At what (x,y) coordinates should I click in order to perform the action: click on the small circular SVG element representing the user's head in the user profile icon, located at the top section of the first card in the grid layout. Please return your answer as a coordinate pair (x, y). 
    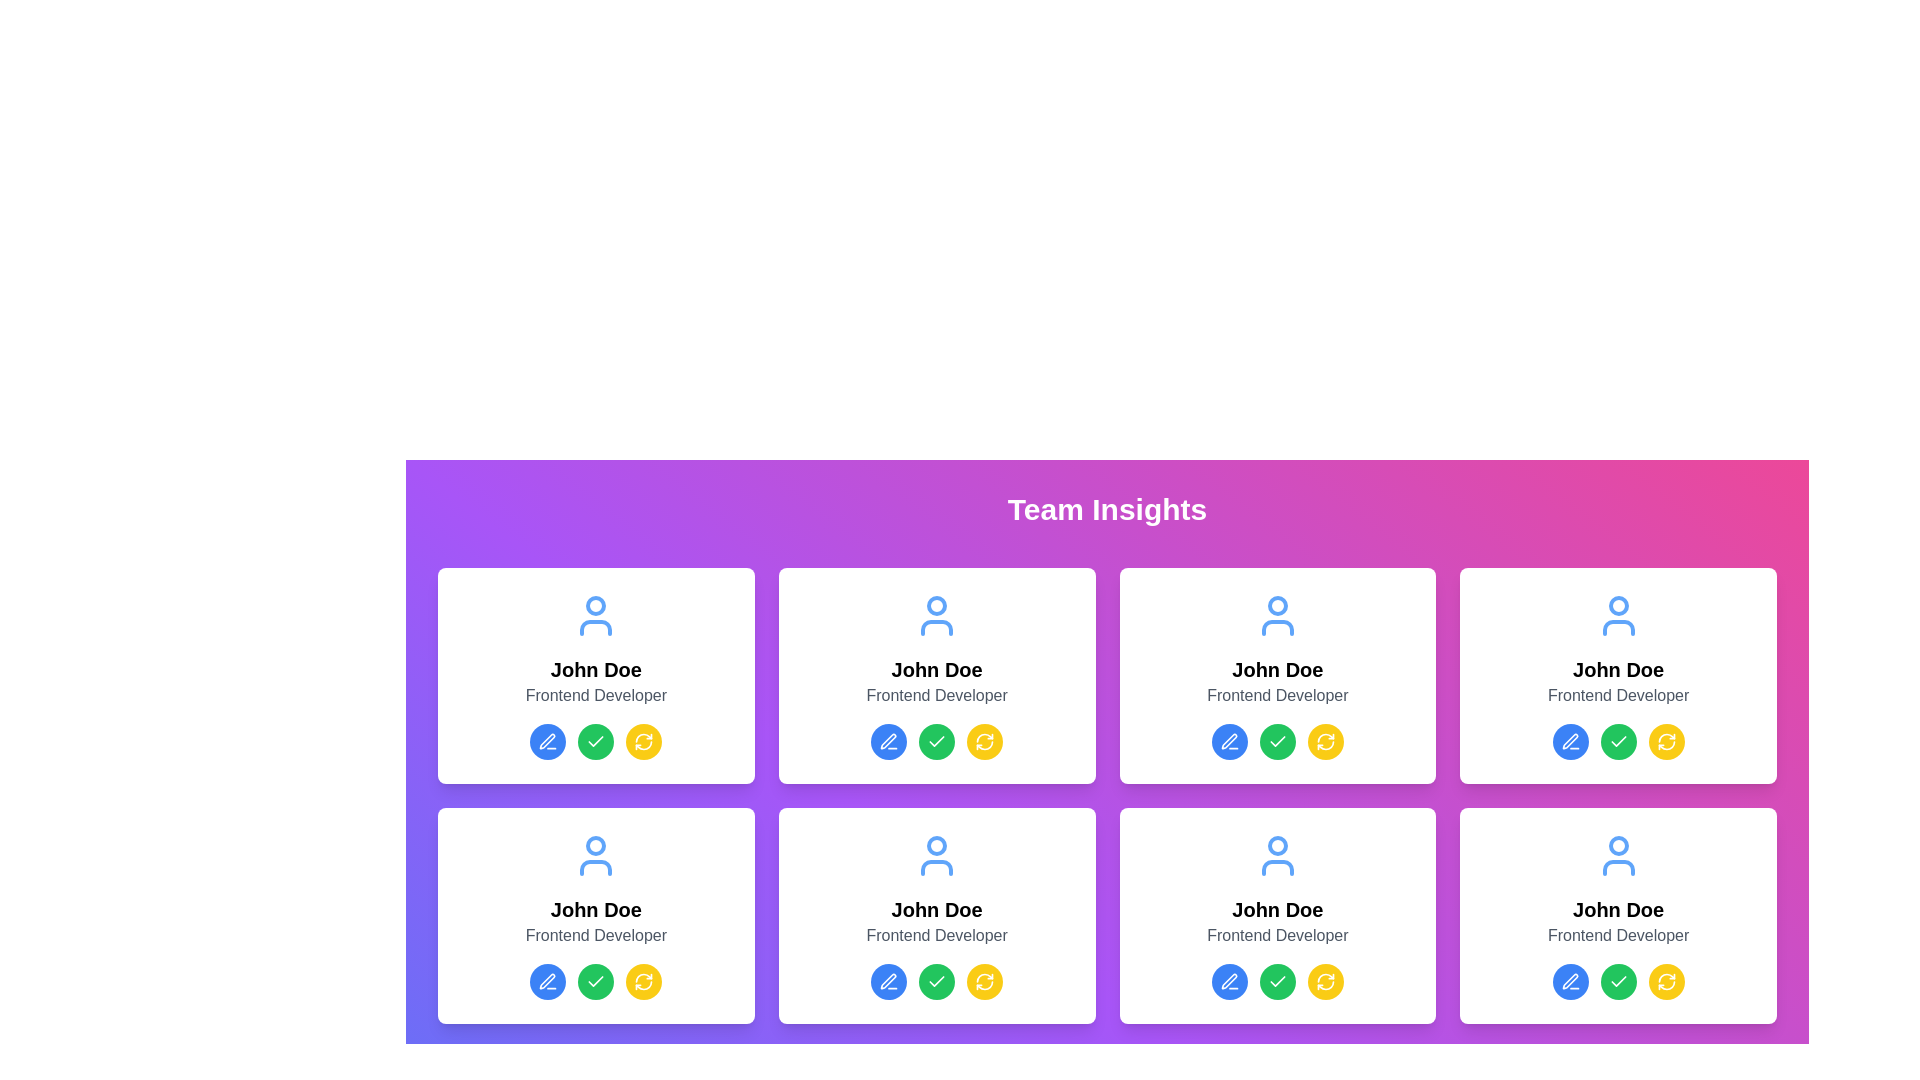
    Looking at the image, I should click on (595, 604).